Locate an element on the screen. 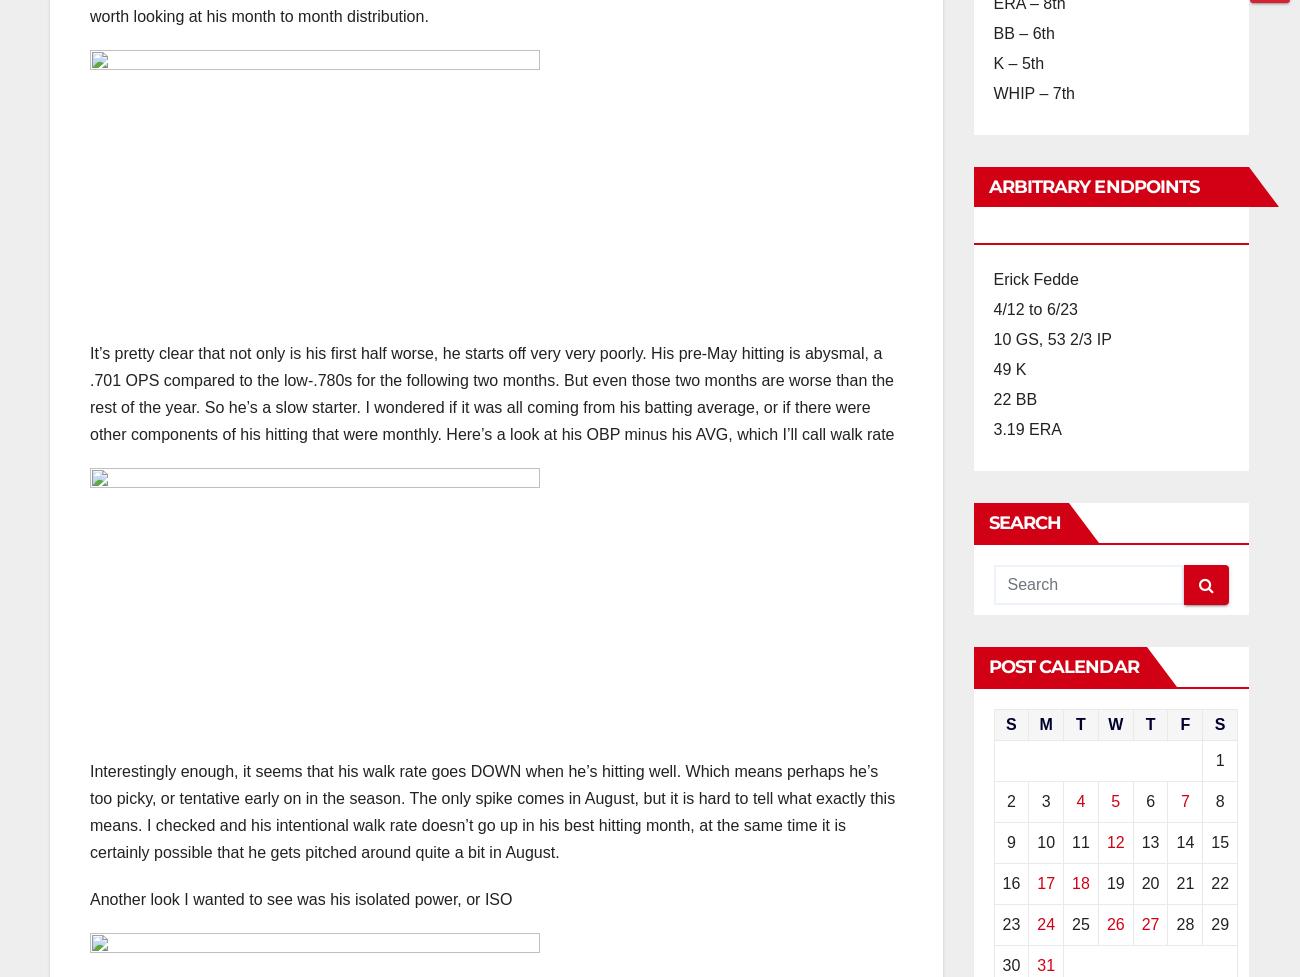 This screenshot has height=977, width=1300. 'W' is located at coordinates (1114, 724).